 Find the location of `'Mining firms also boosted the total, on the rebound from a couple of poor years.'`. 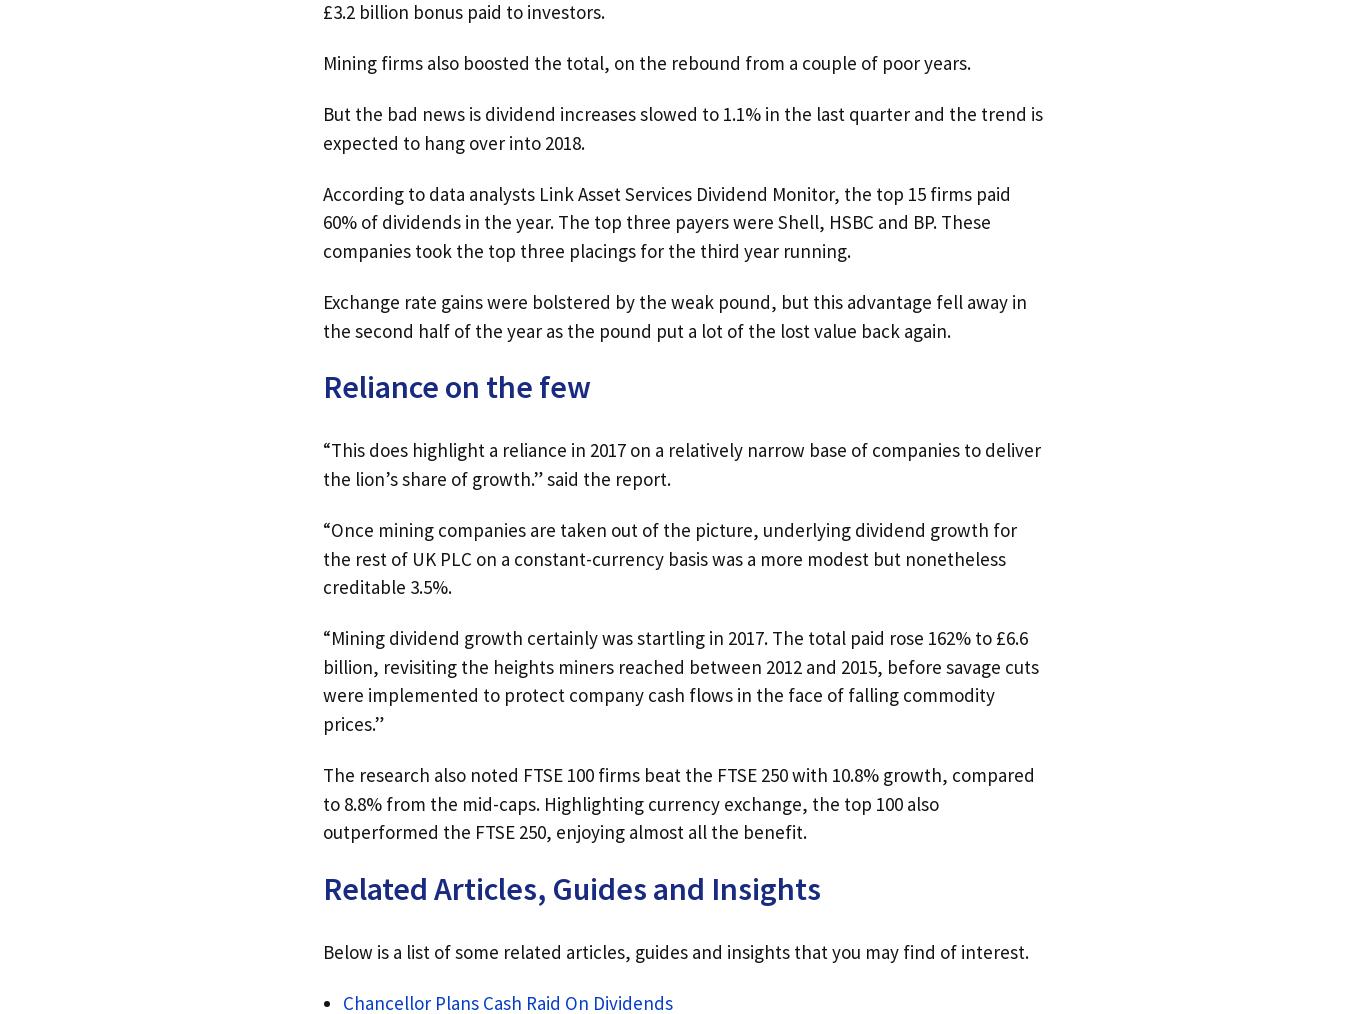

'Mining firms also boosted the total, on the rebound from a couple of poor years.' is located at coordinates (645, 60).